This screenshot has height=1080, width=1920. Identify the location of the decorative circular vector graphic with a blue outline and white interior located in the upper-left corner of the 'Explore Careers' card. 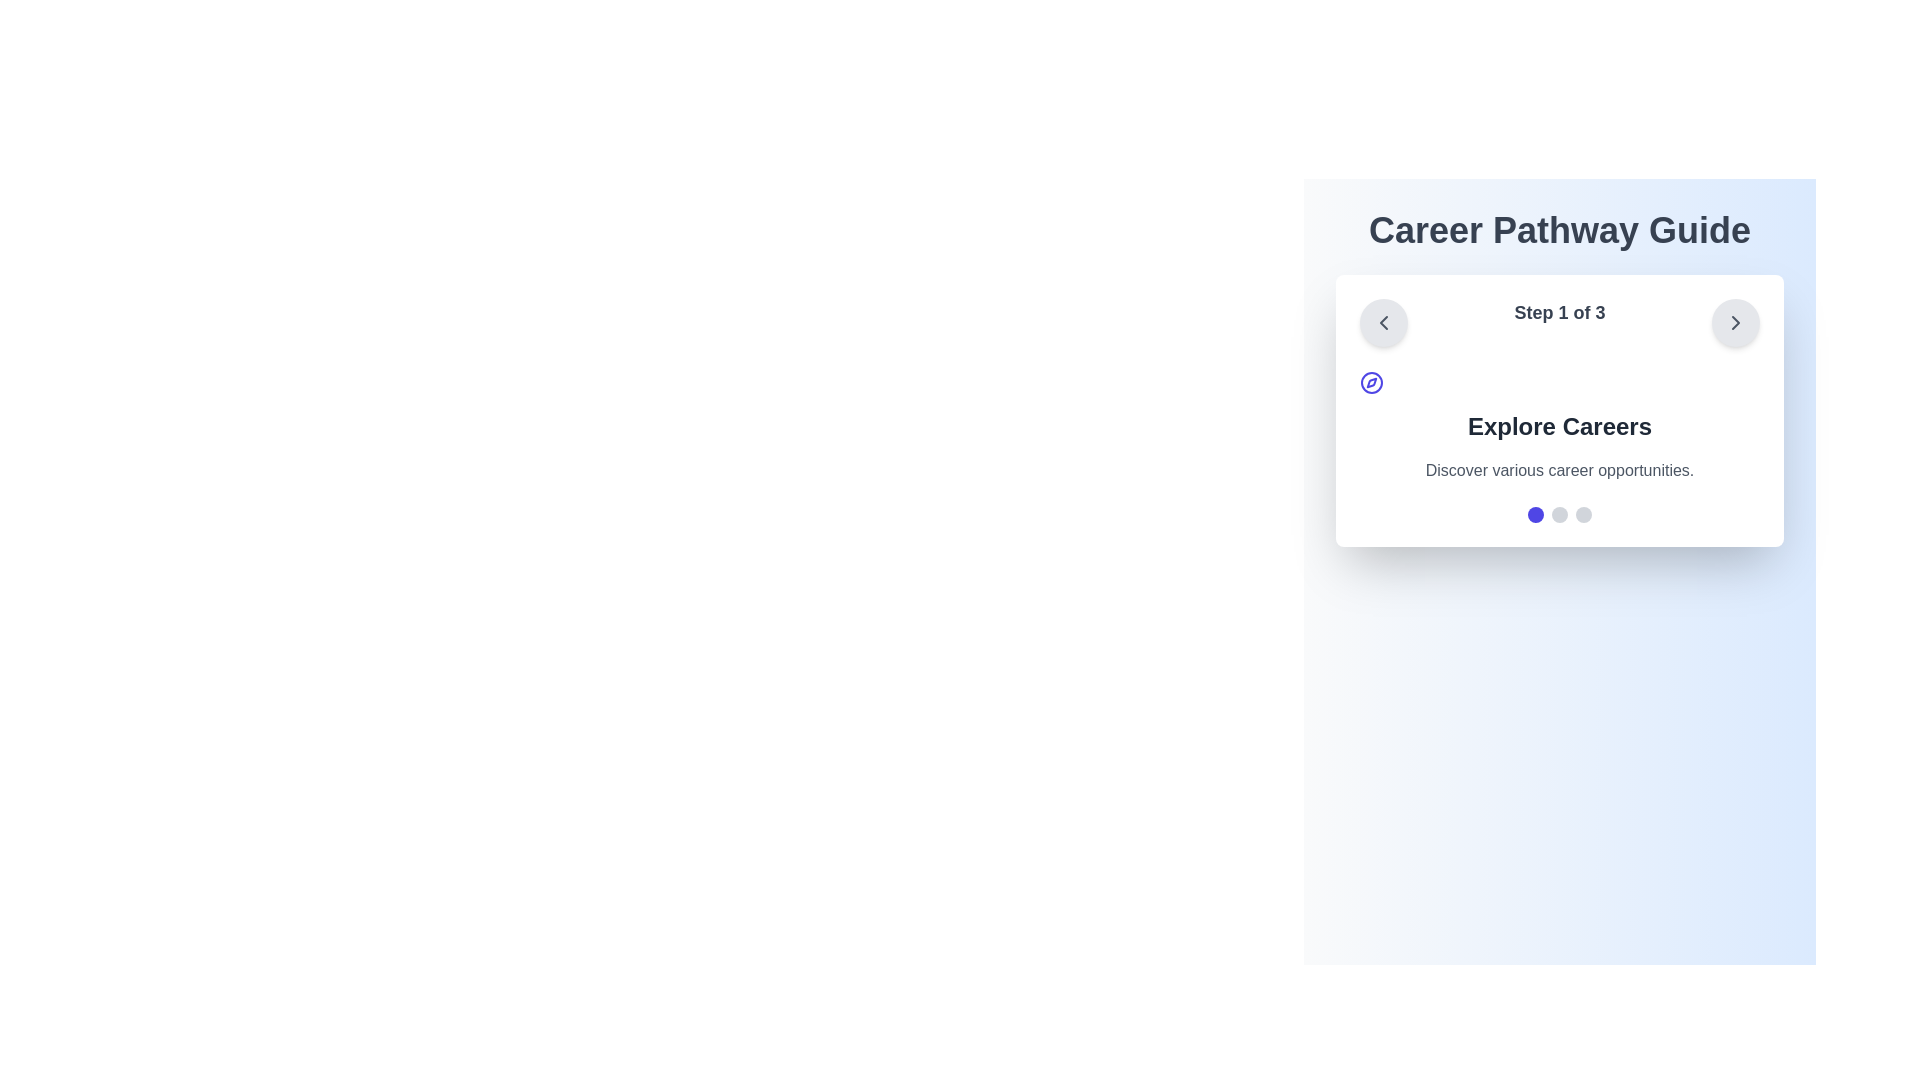
(1371, 382).